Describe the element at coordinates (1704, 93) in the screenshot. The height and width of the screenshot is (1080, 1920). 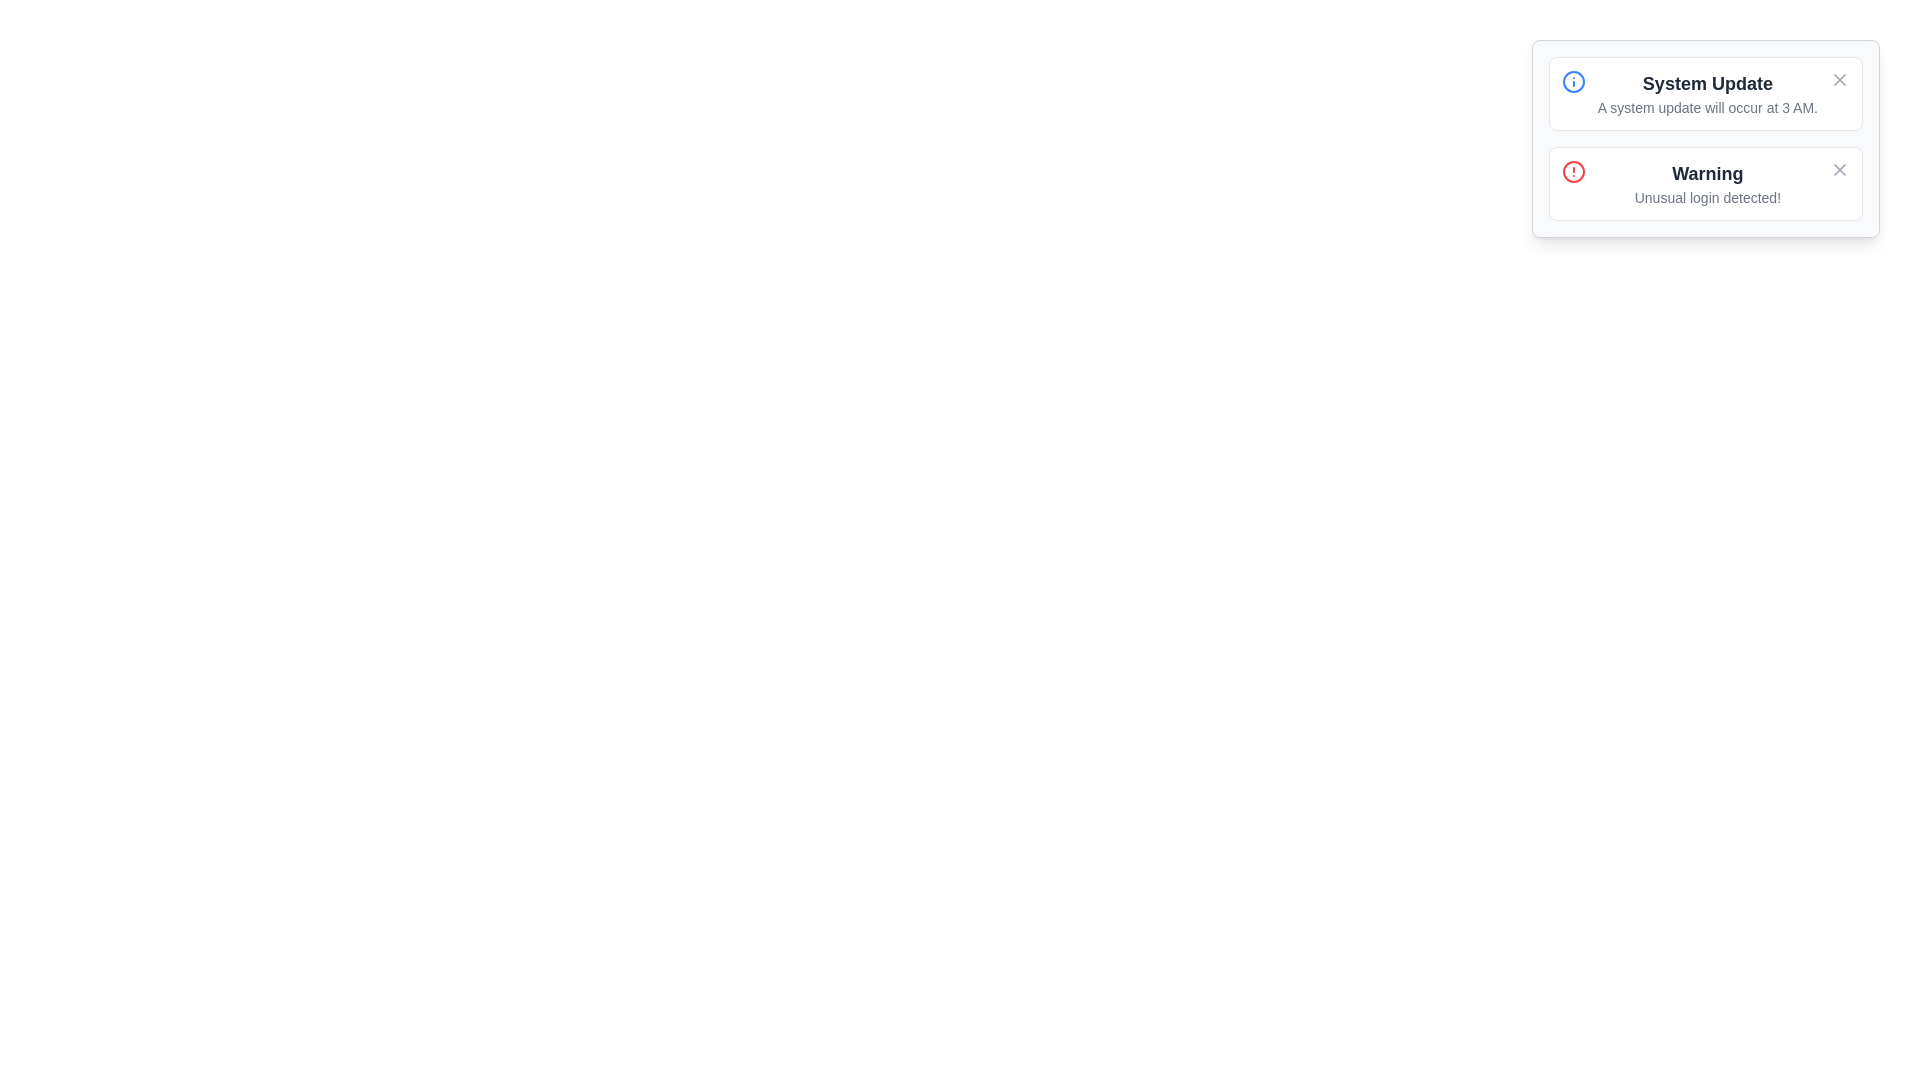
I see `information displayed on the Notification card with the header 'System Update' and text 'A system update will occur at 3 AM.'` at that location.